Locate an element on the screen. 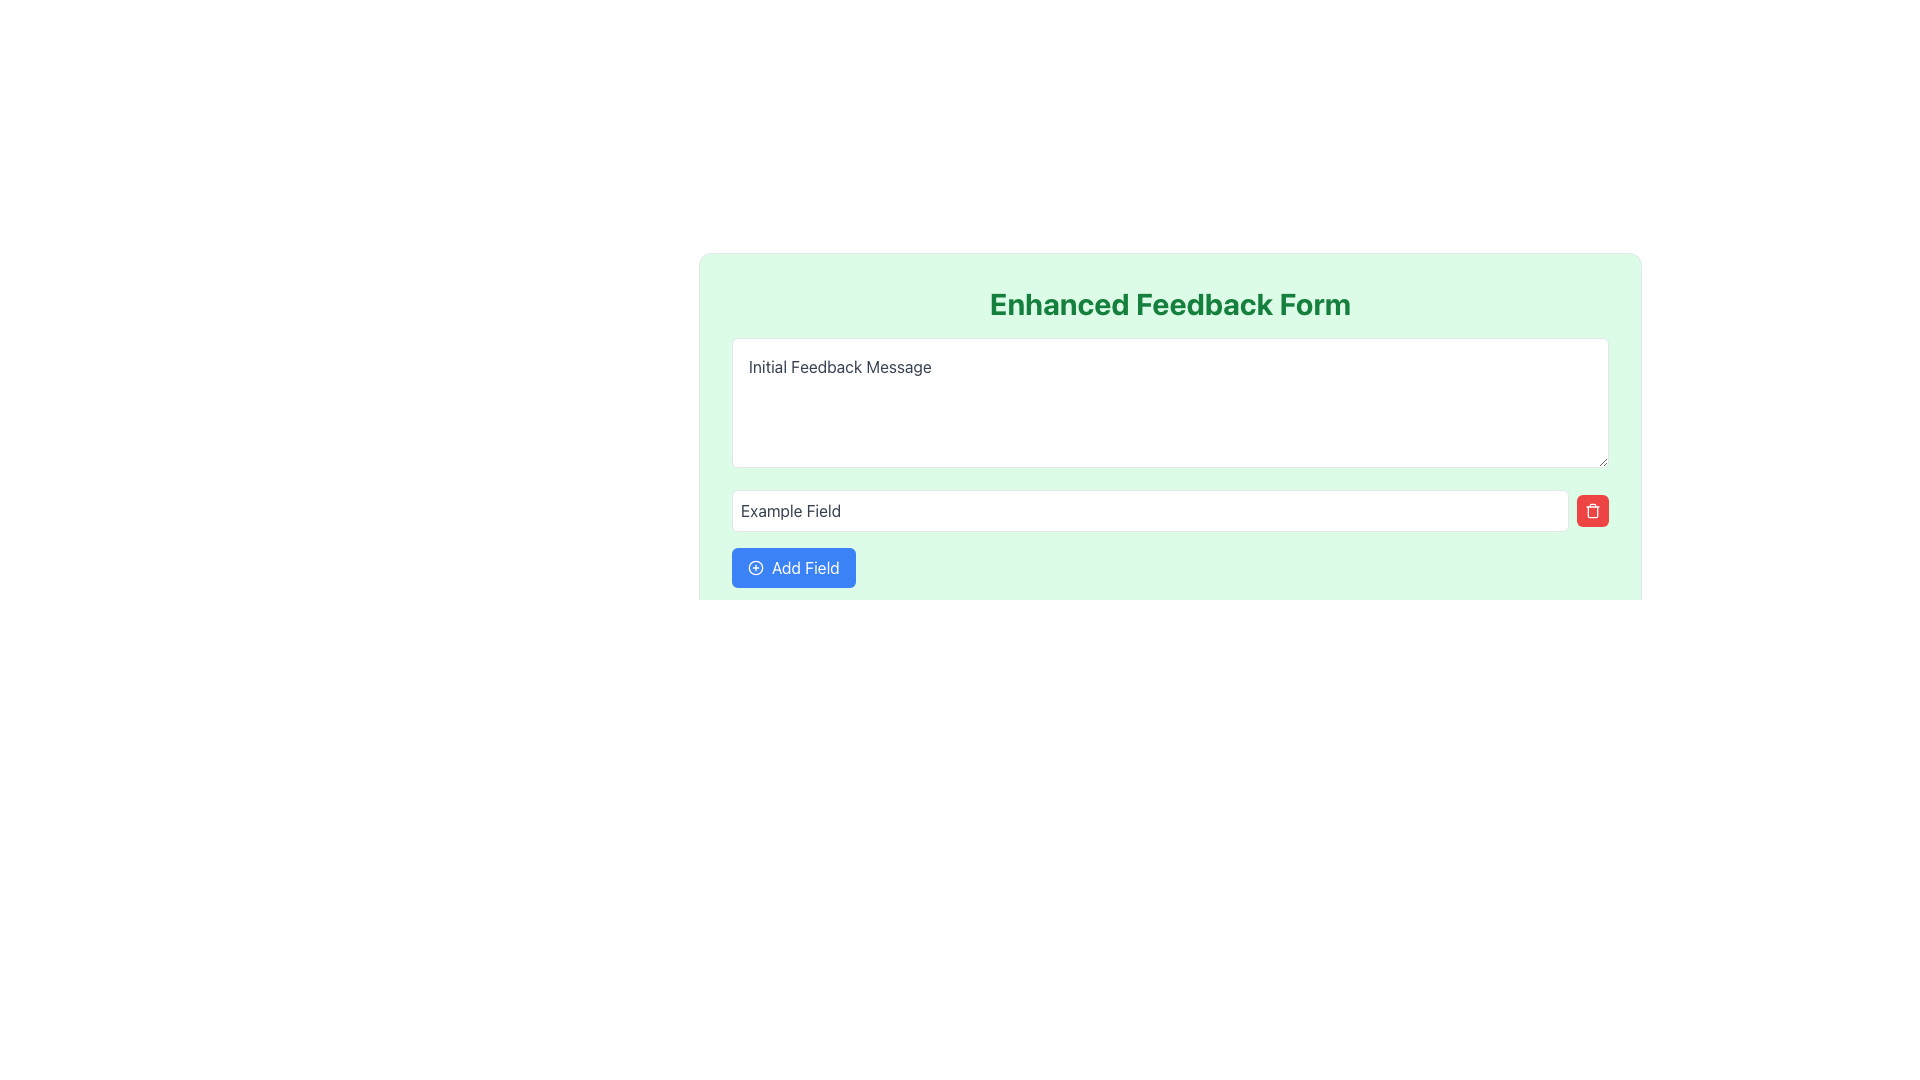  the circular SVG outline element located towards the lower right of the form interface, adjacent to the 'Example Field.' is located at coordinates (754, 567).